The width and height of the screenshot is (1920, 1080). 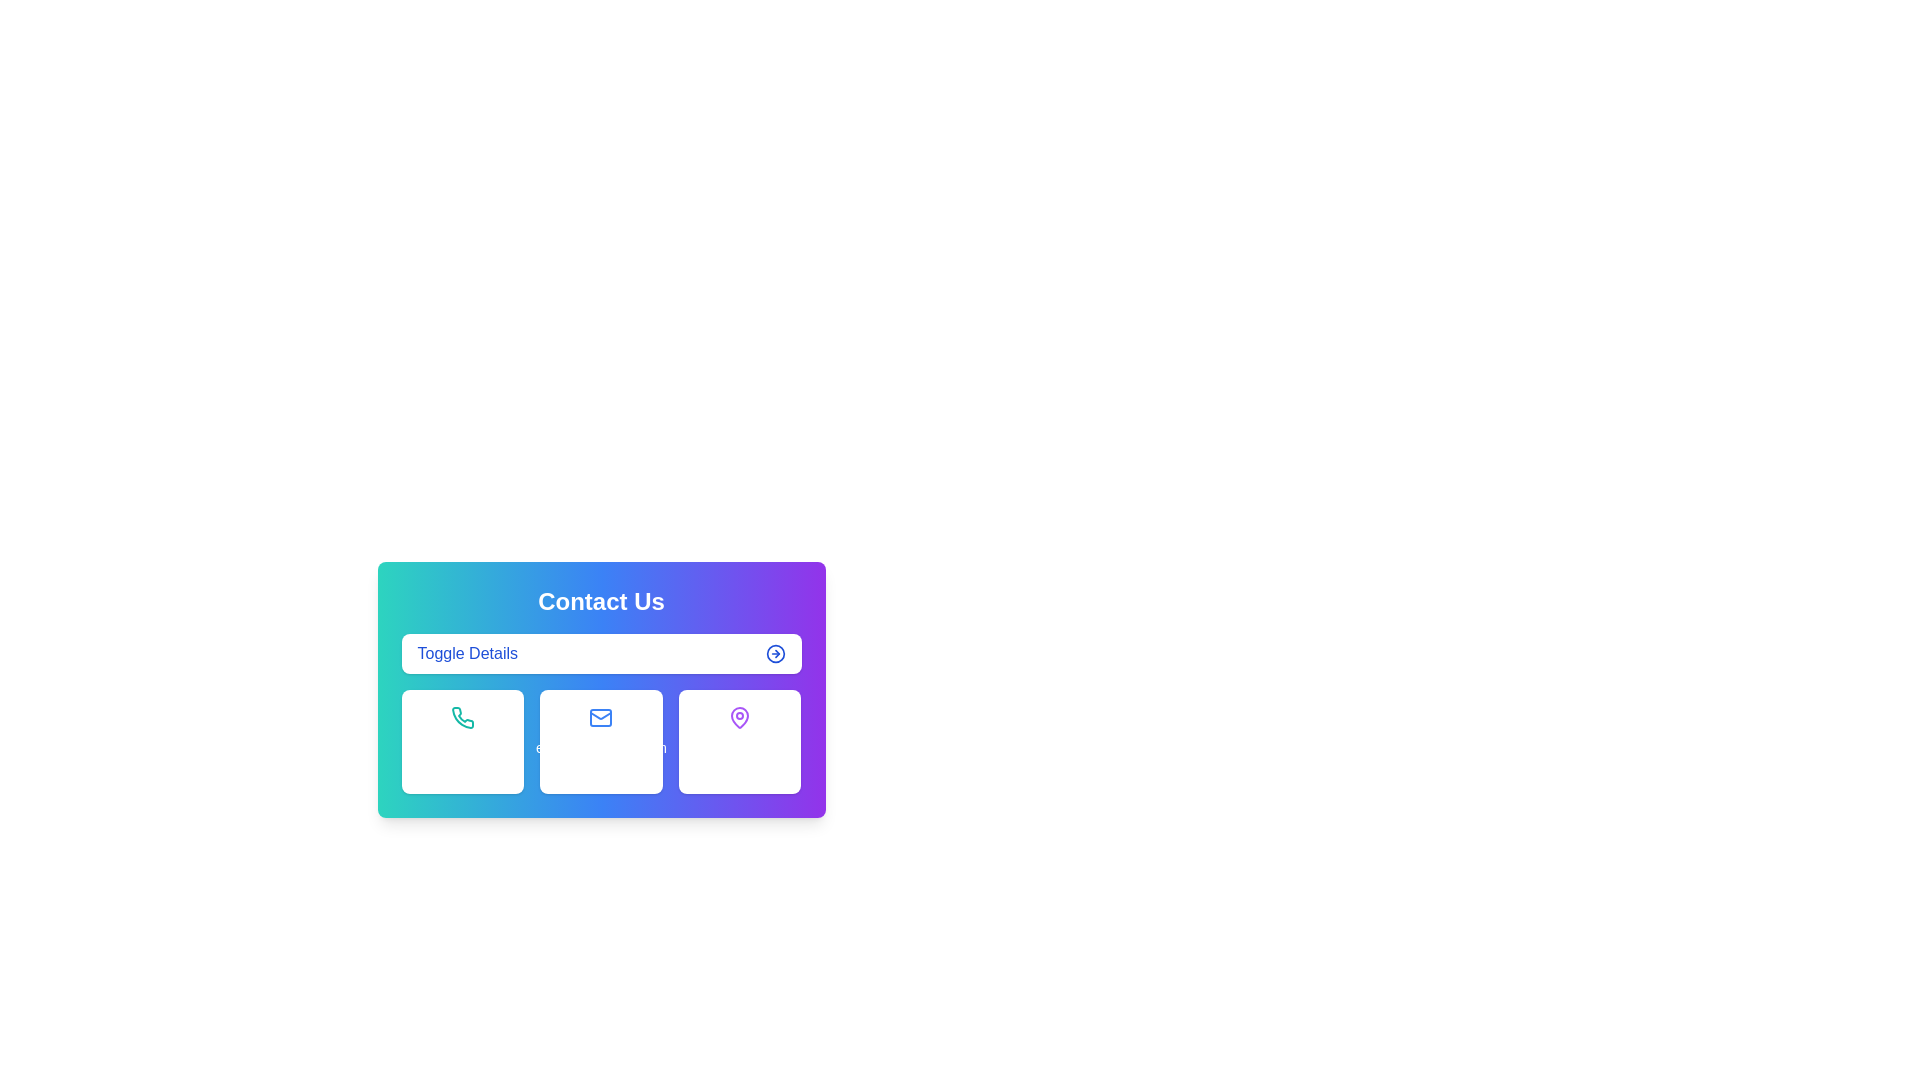 I want to click on the contact information section which displays phone number, email address, and location, so click(x=600, y=801).